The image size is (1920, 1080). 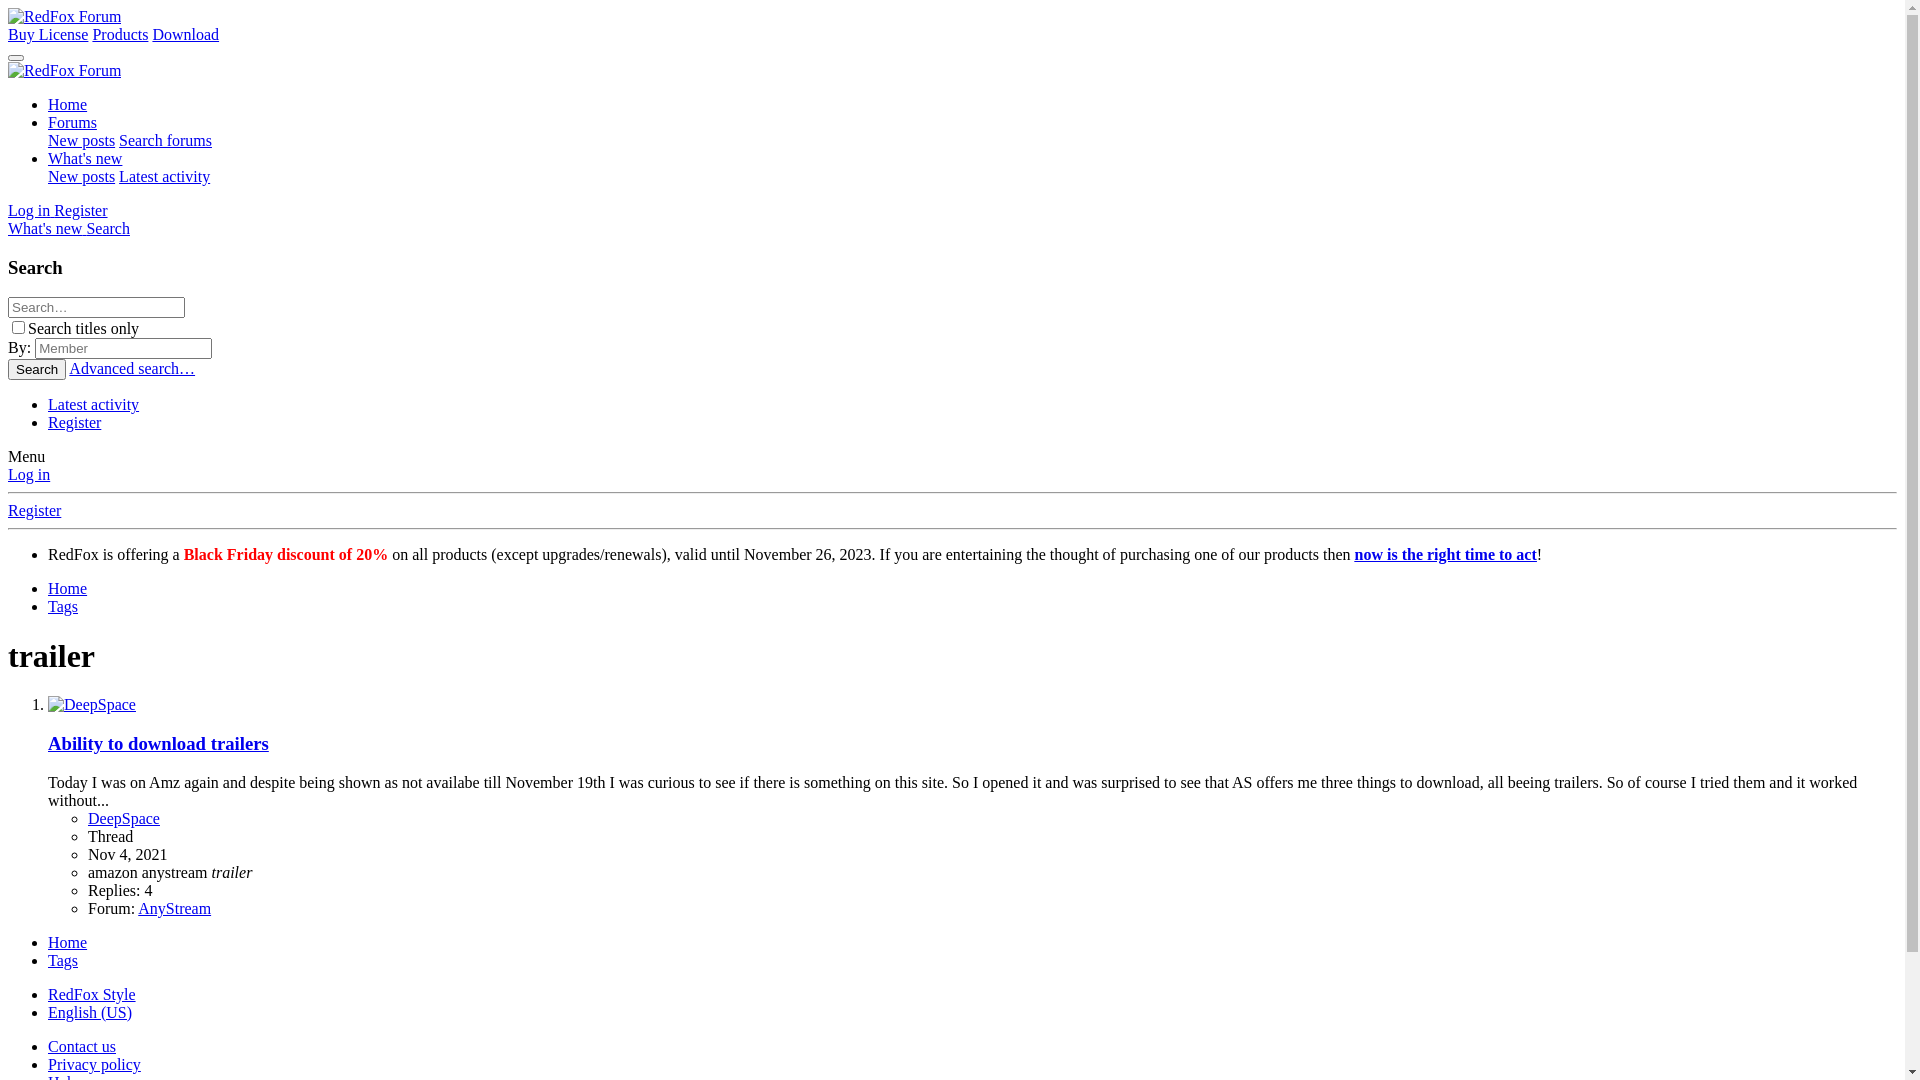 What do you see at coordinates (84, 157) in the screenshot?
I see `'What's new'` at bounding box center [84, 157].